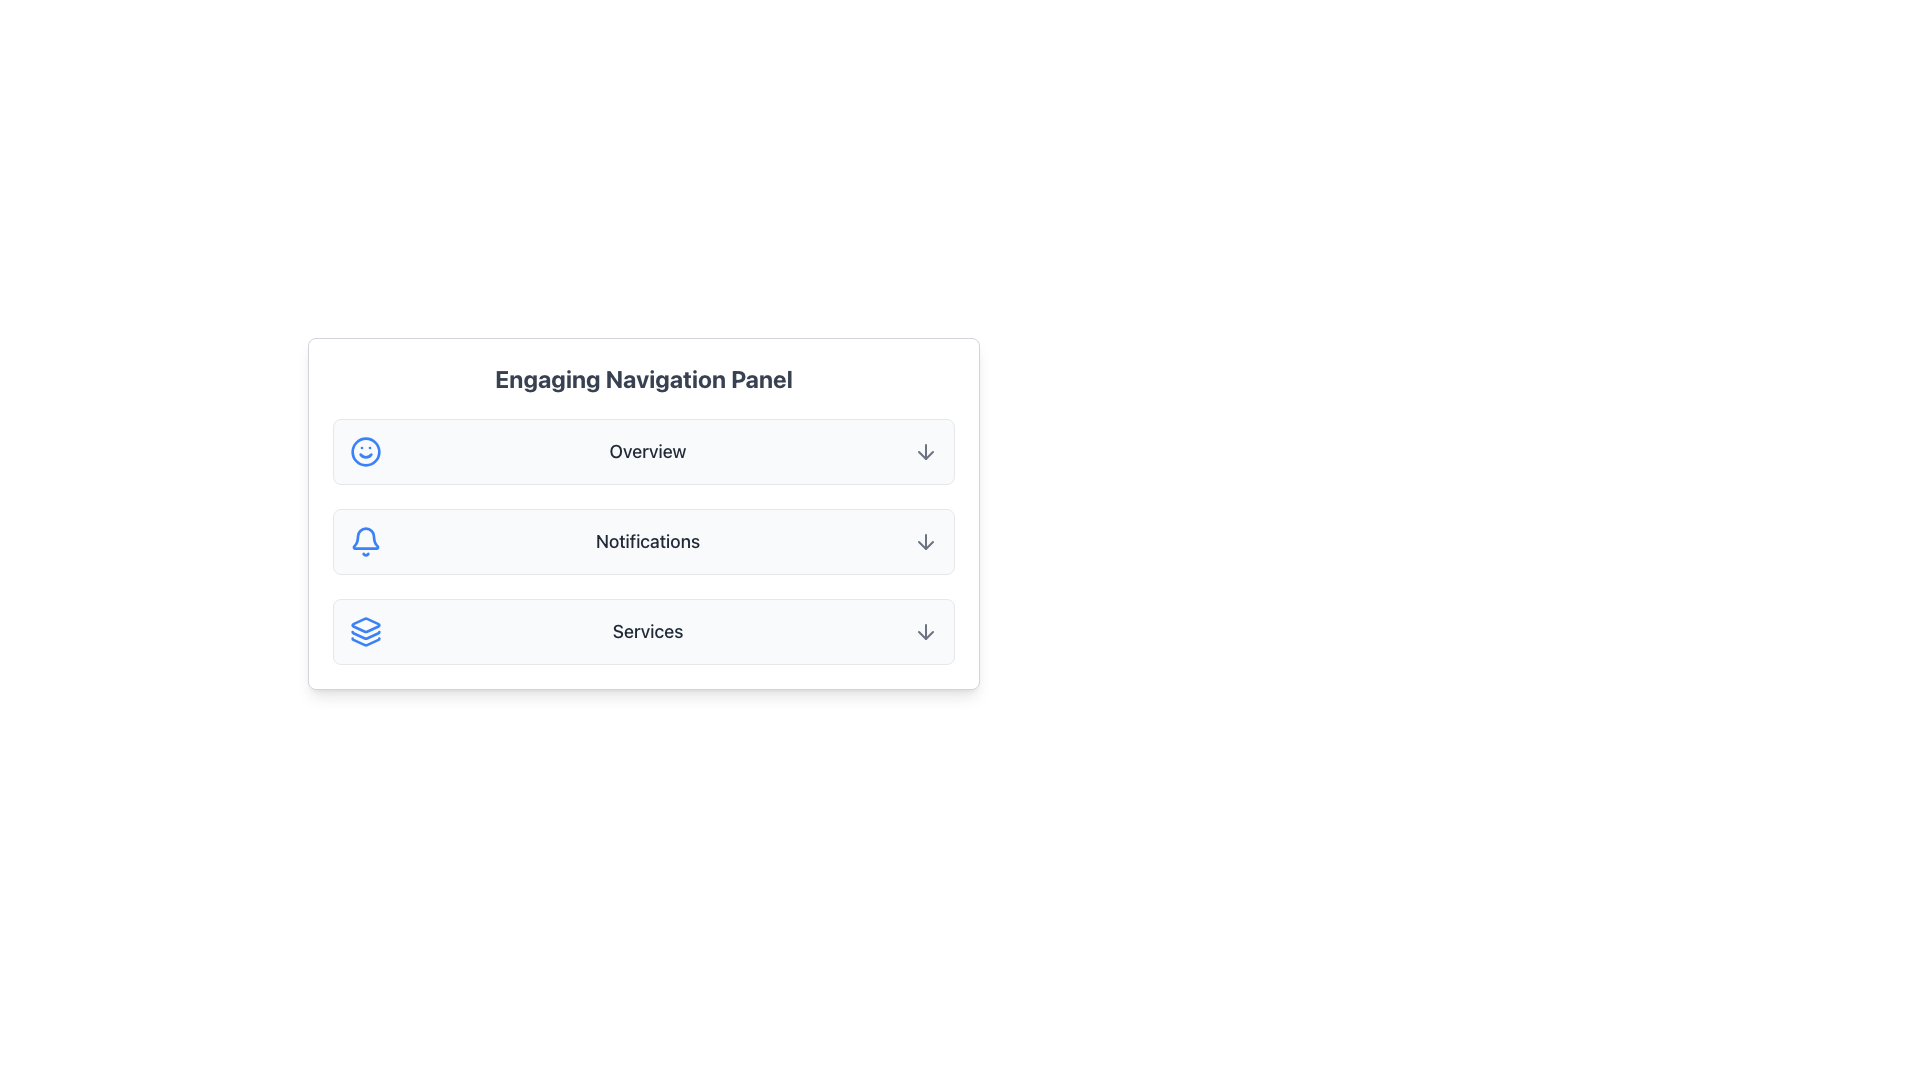 This screenshot has height=1080, width=1920. Describe the element at coordinates (925, 451) in the screenshot. I see `the downward arrow icon with a thin outline located at the top right corner of the 'Overview' section` at that location.